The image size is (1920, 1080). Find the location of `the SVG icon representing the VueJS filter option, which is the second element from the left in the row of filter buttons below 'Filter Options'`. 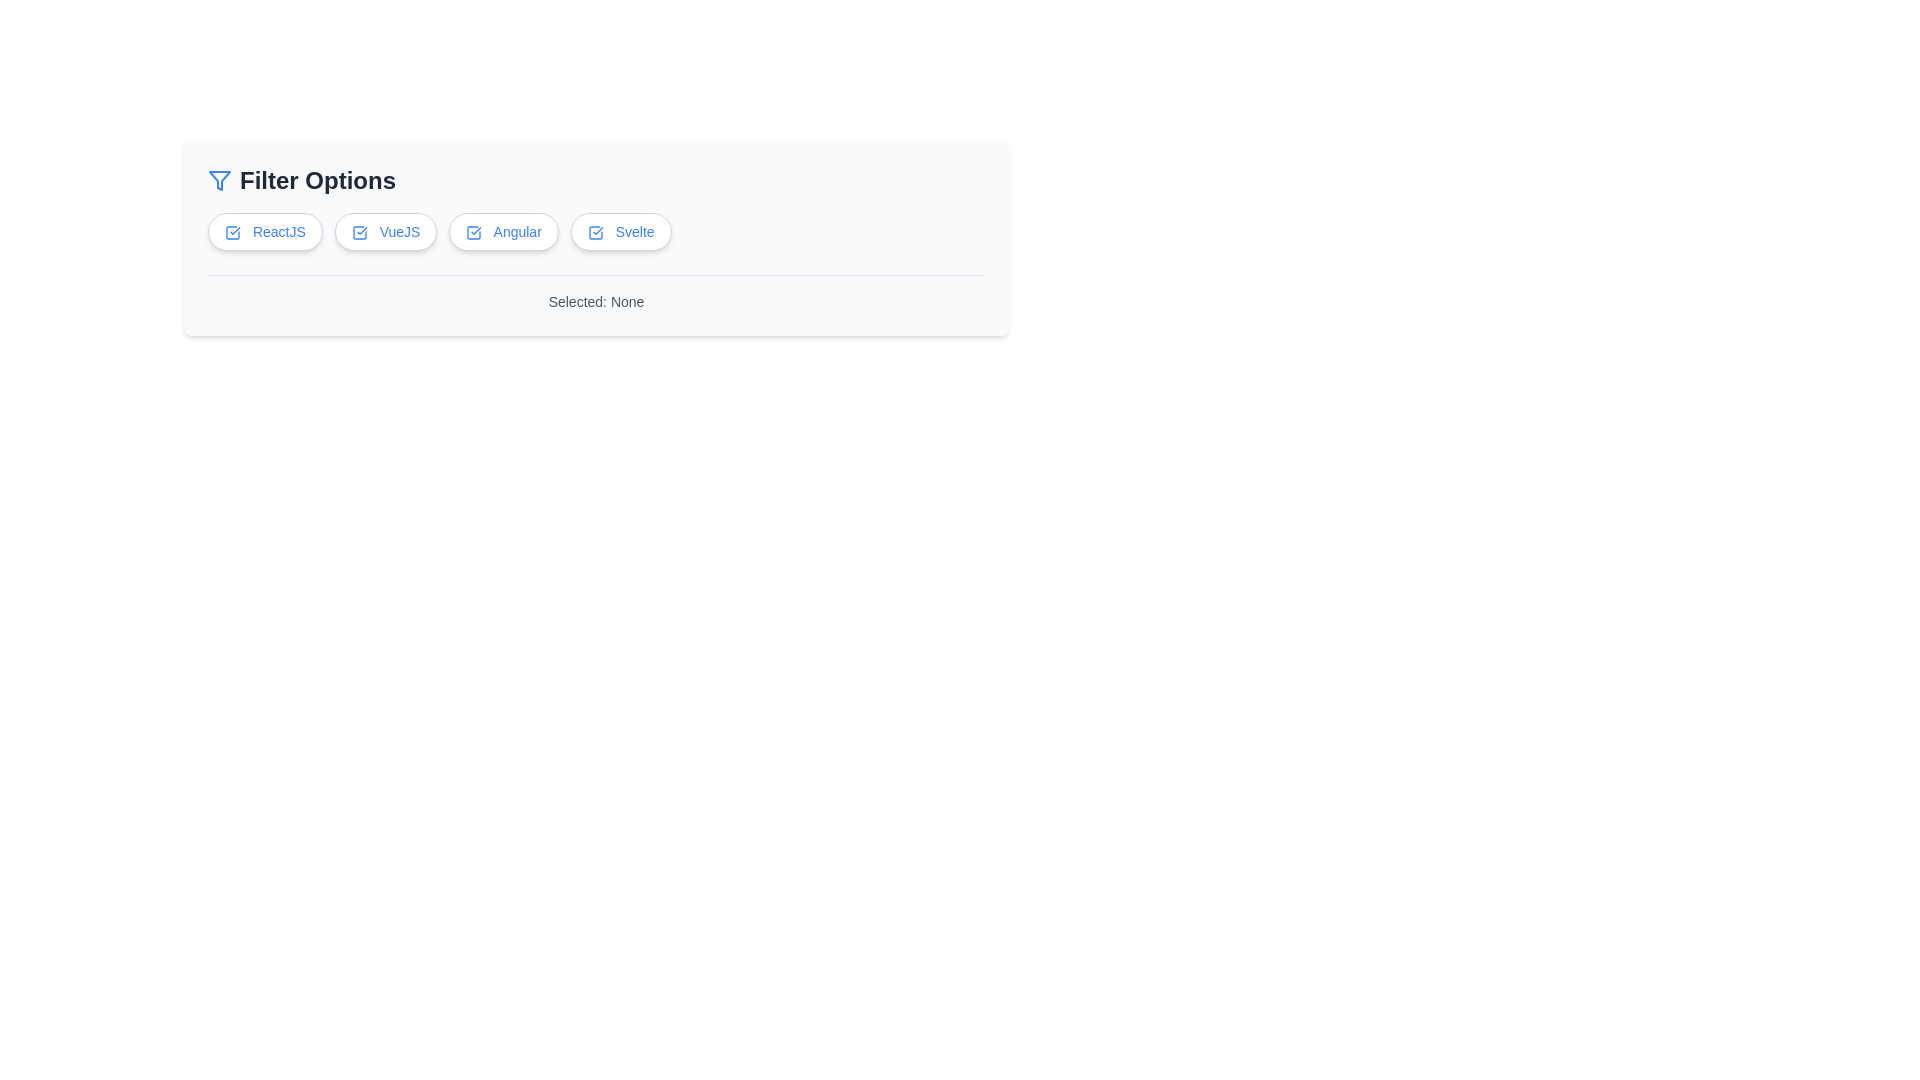

the SVG icon representing the VueJS filter option, which is the second element from the left in the row of filter buttons below 'Filter Options' is located at coordinates (359, 232).